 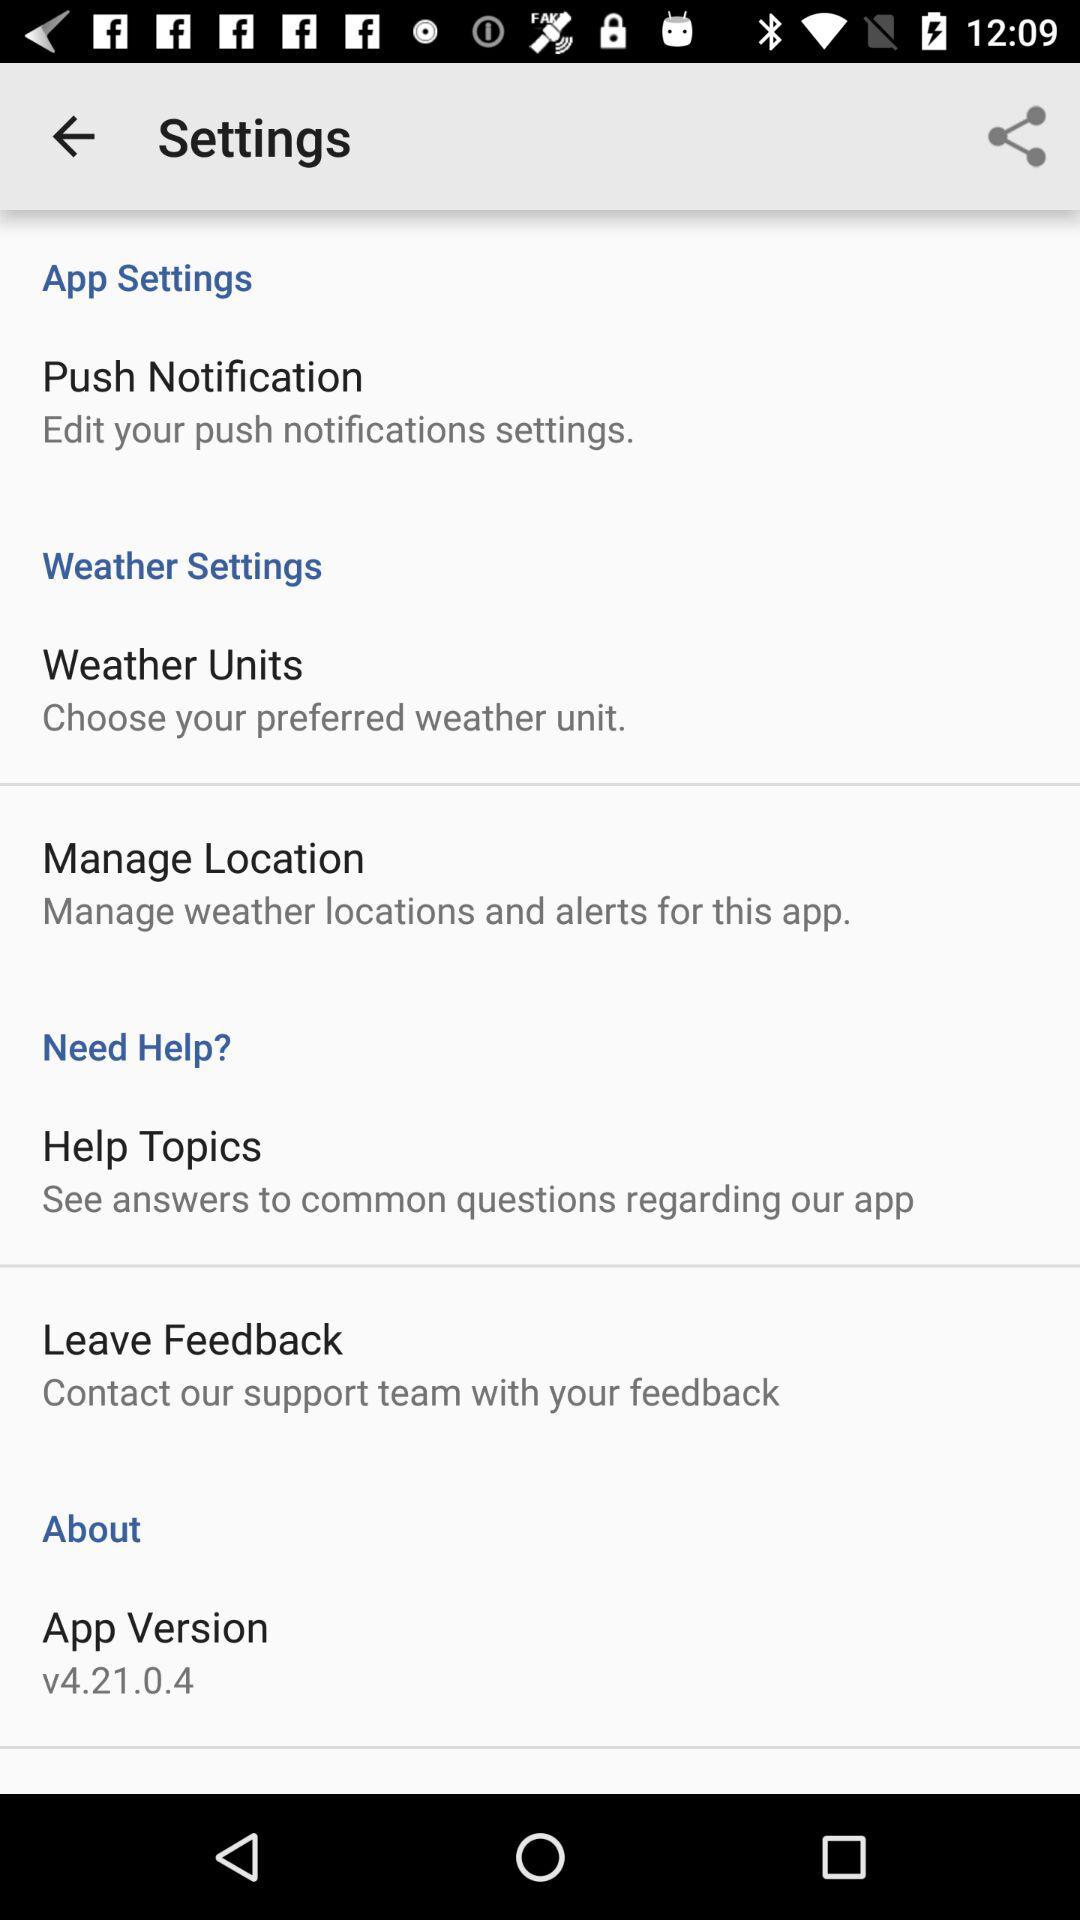 What do you see at coordinates (446, 908) in the screenshot?
I see `manage weather locations item` at bounding box center [446, 908].